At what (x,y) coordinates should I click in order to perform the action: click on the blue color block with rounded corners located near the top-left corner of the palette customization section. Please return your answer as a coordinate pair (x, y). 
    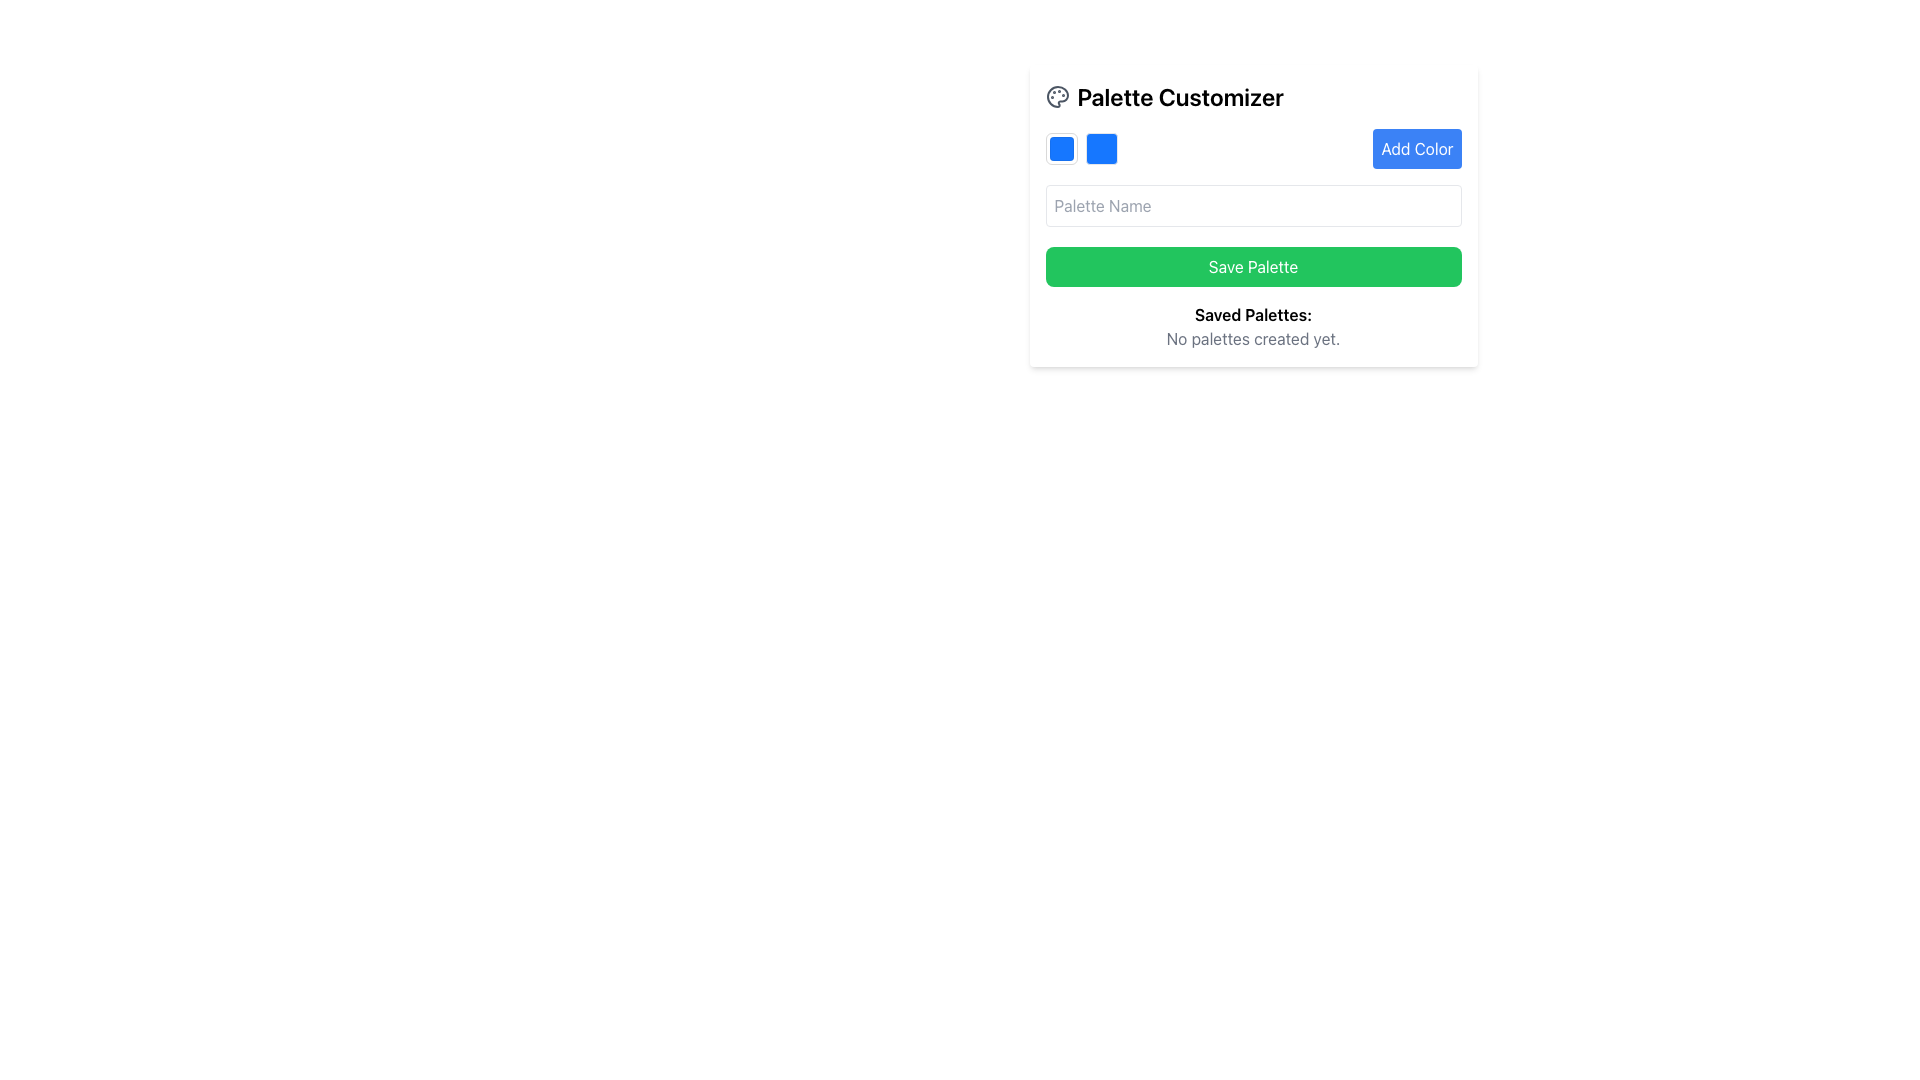
    Looking at the image, I should click on (1060, 148).